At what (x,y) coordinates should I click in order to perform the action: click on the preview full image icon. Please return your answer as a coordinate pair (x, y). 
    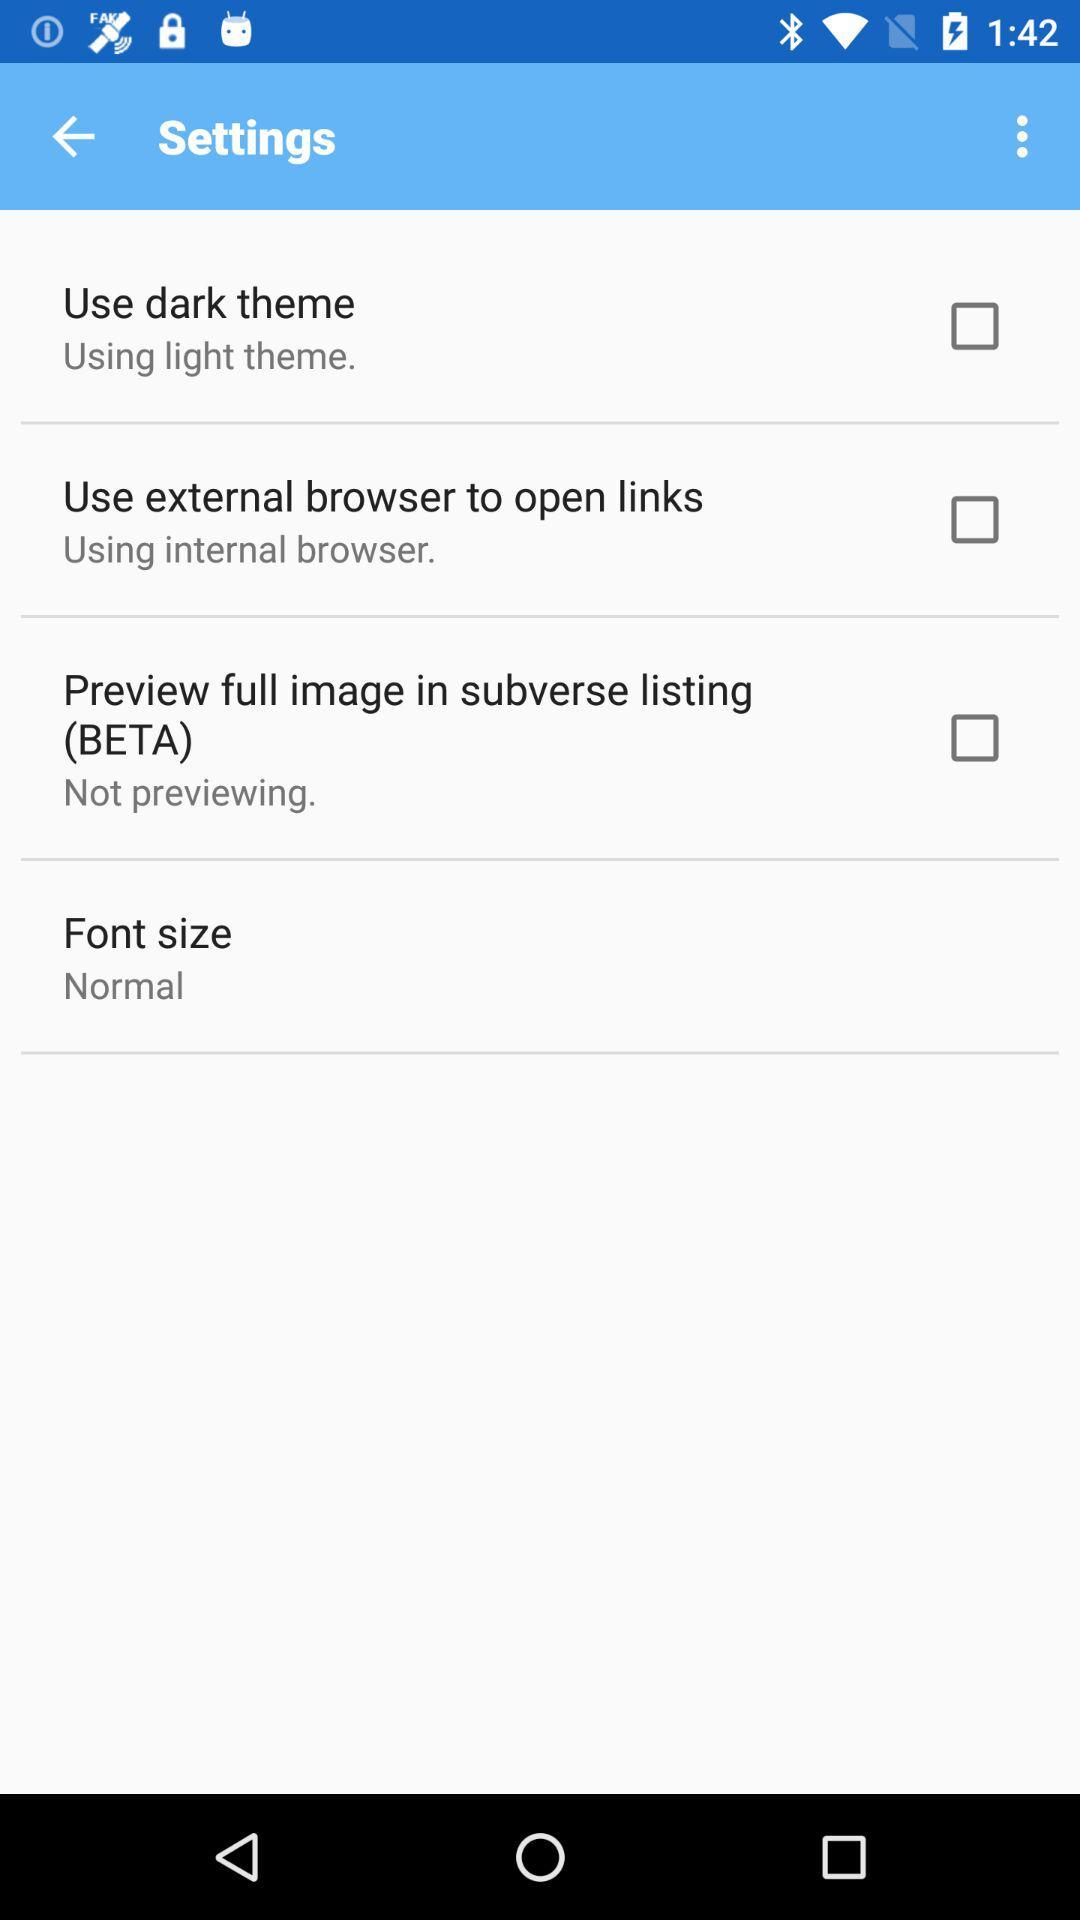
    Looking at the image, I should click on (477, 713).